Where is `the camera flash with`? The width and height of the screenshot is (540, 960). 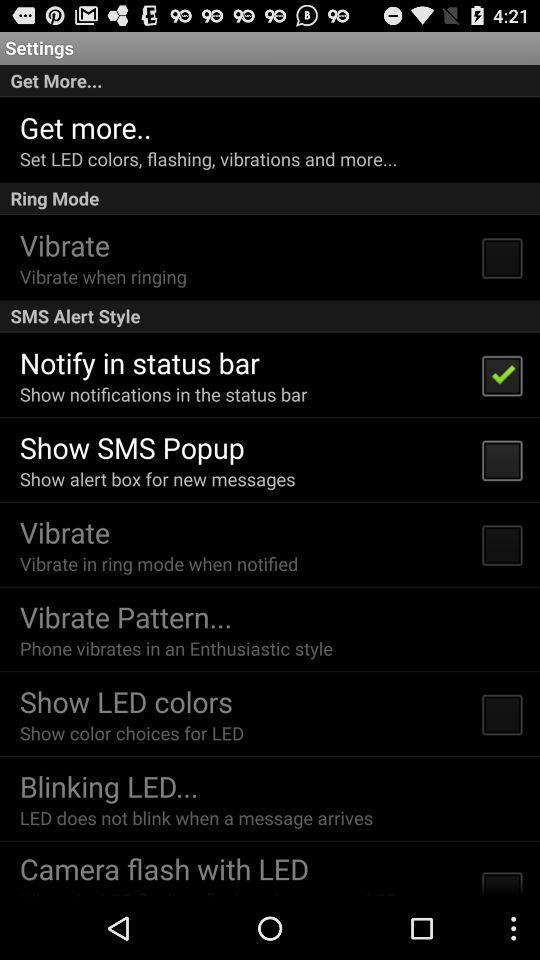
the camera flash with is located at coordinates (163, 867).